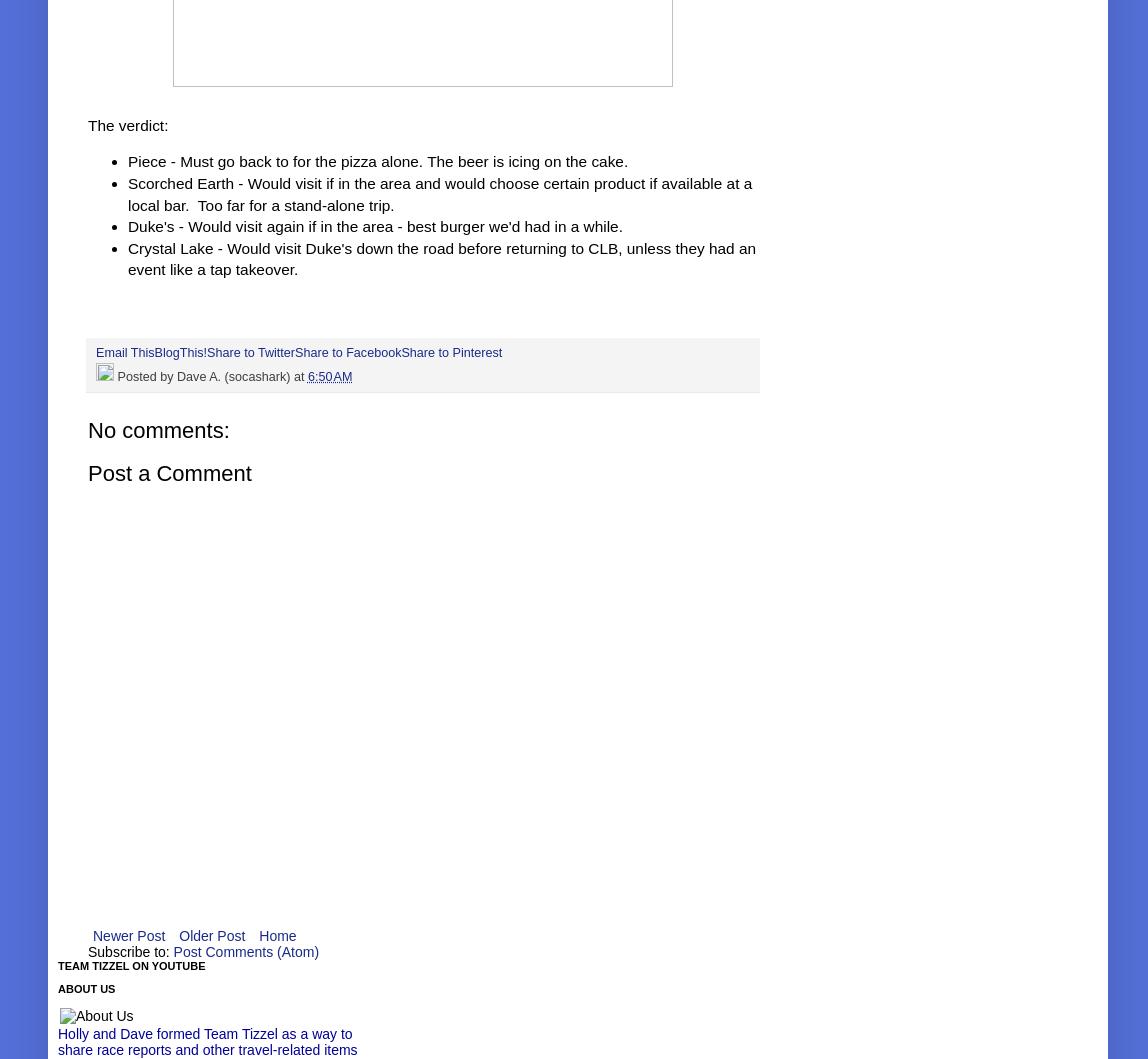  I want to click on 'Piece - Must go back to for the pizza alone.  The beer is icing on the cake.', so click(128, 160).